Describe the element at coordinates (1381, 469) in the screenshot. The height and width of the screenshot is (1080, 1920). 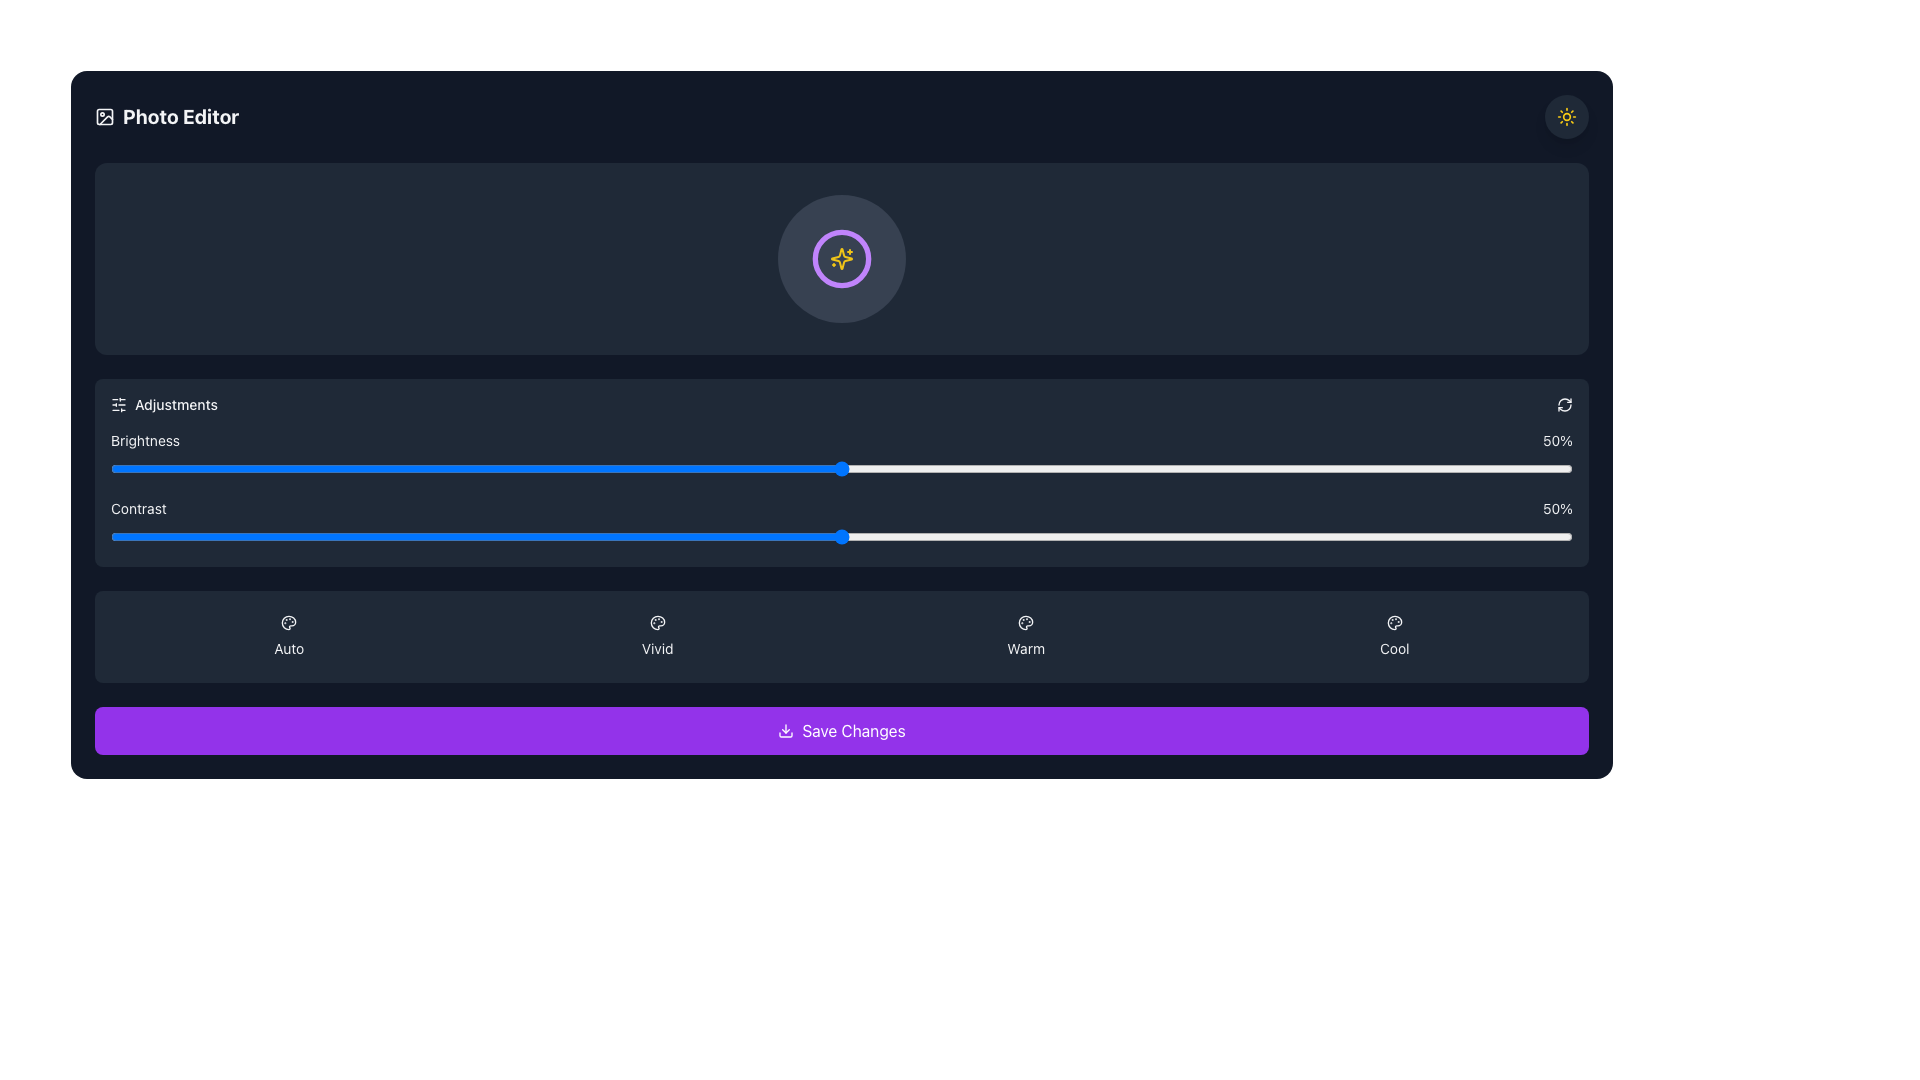
I see `contrast` at that location.